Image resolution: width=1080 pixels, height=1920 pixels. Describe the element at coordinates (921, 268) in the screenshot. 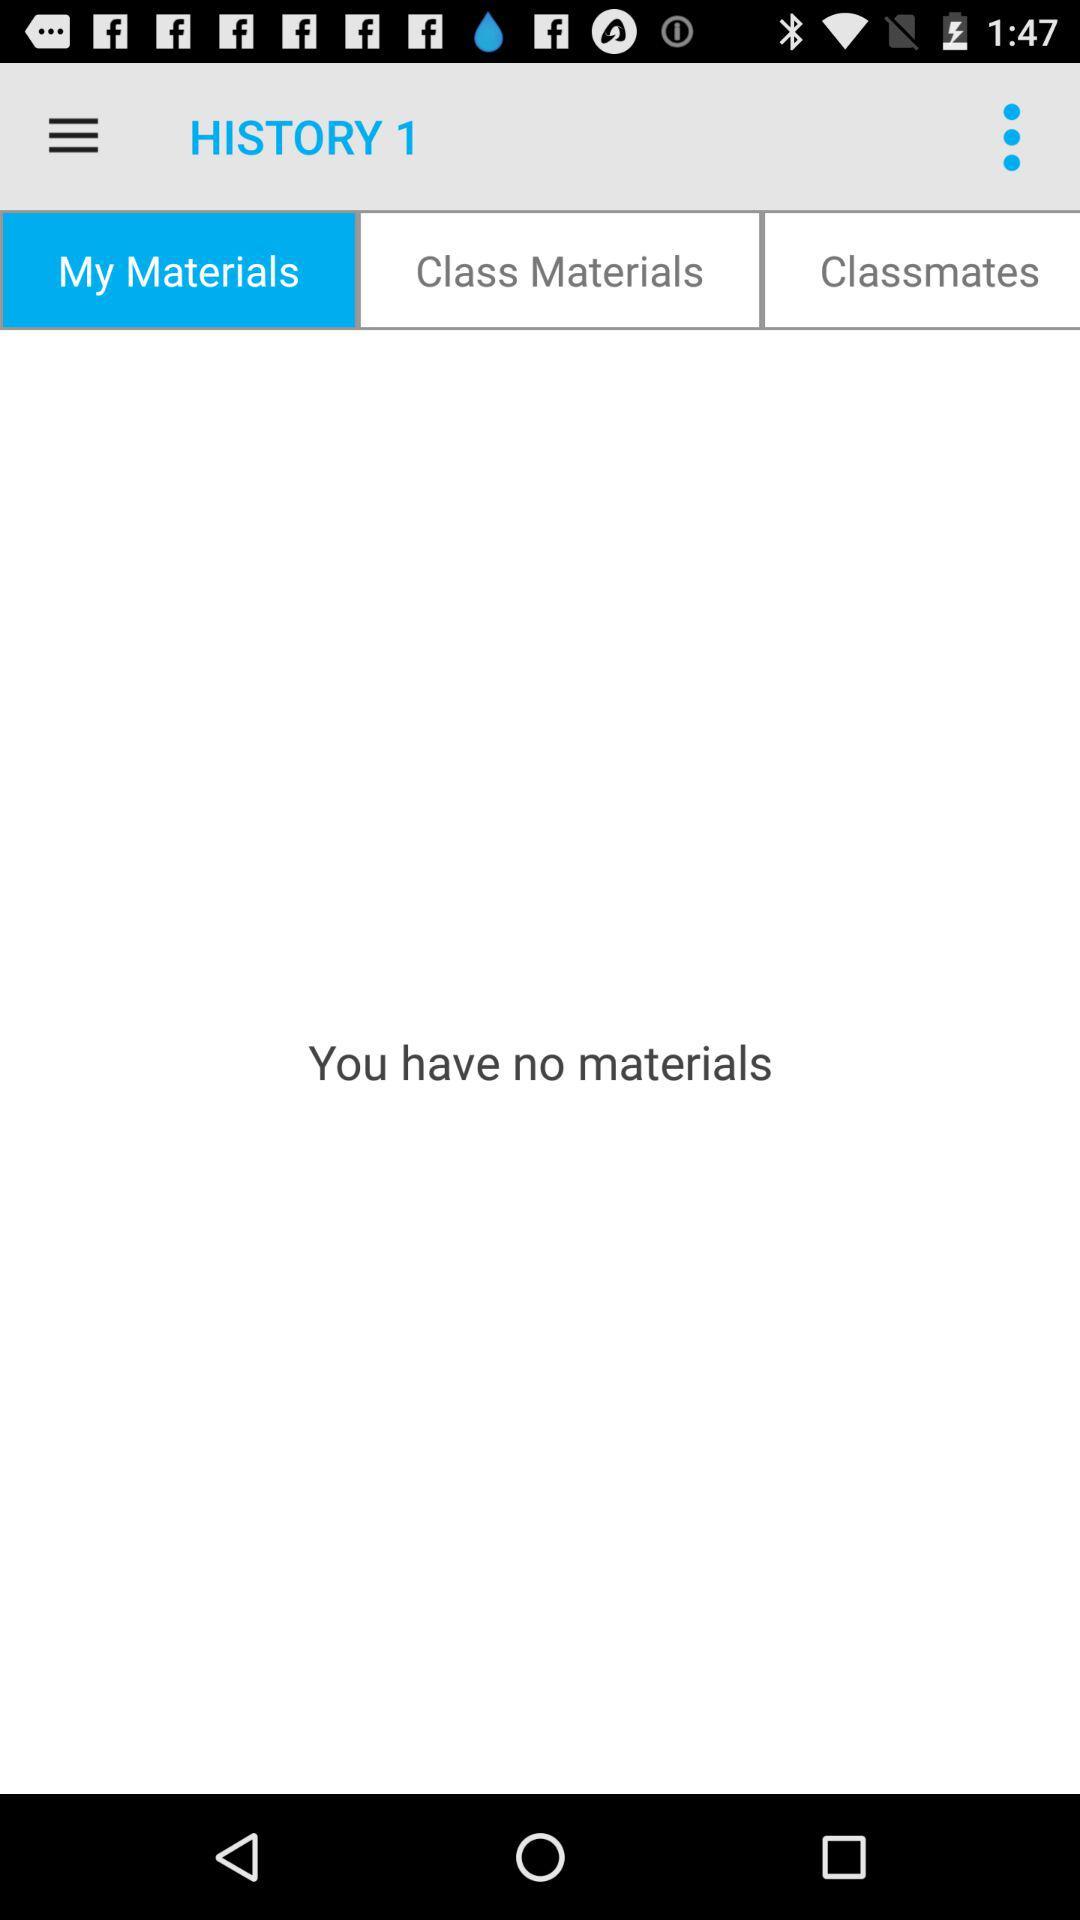

I see `item to the right of class materials` at that location.